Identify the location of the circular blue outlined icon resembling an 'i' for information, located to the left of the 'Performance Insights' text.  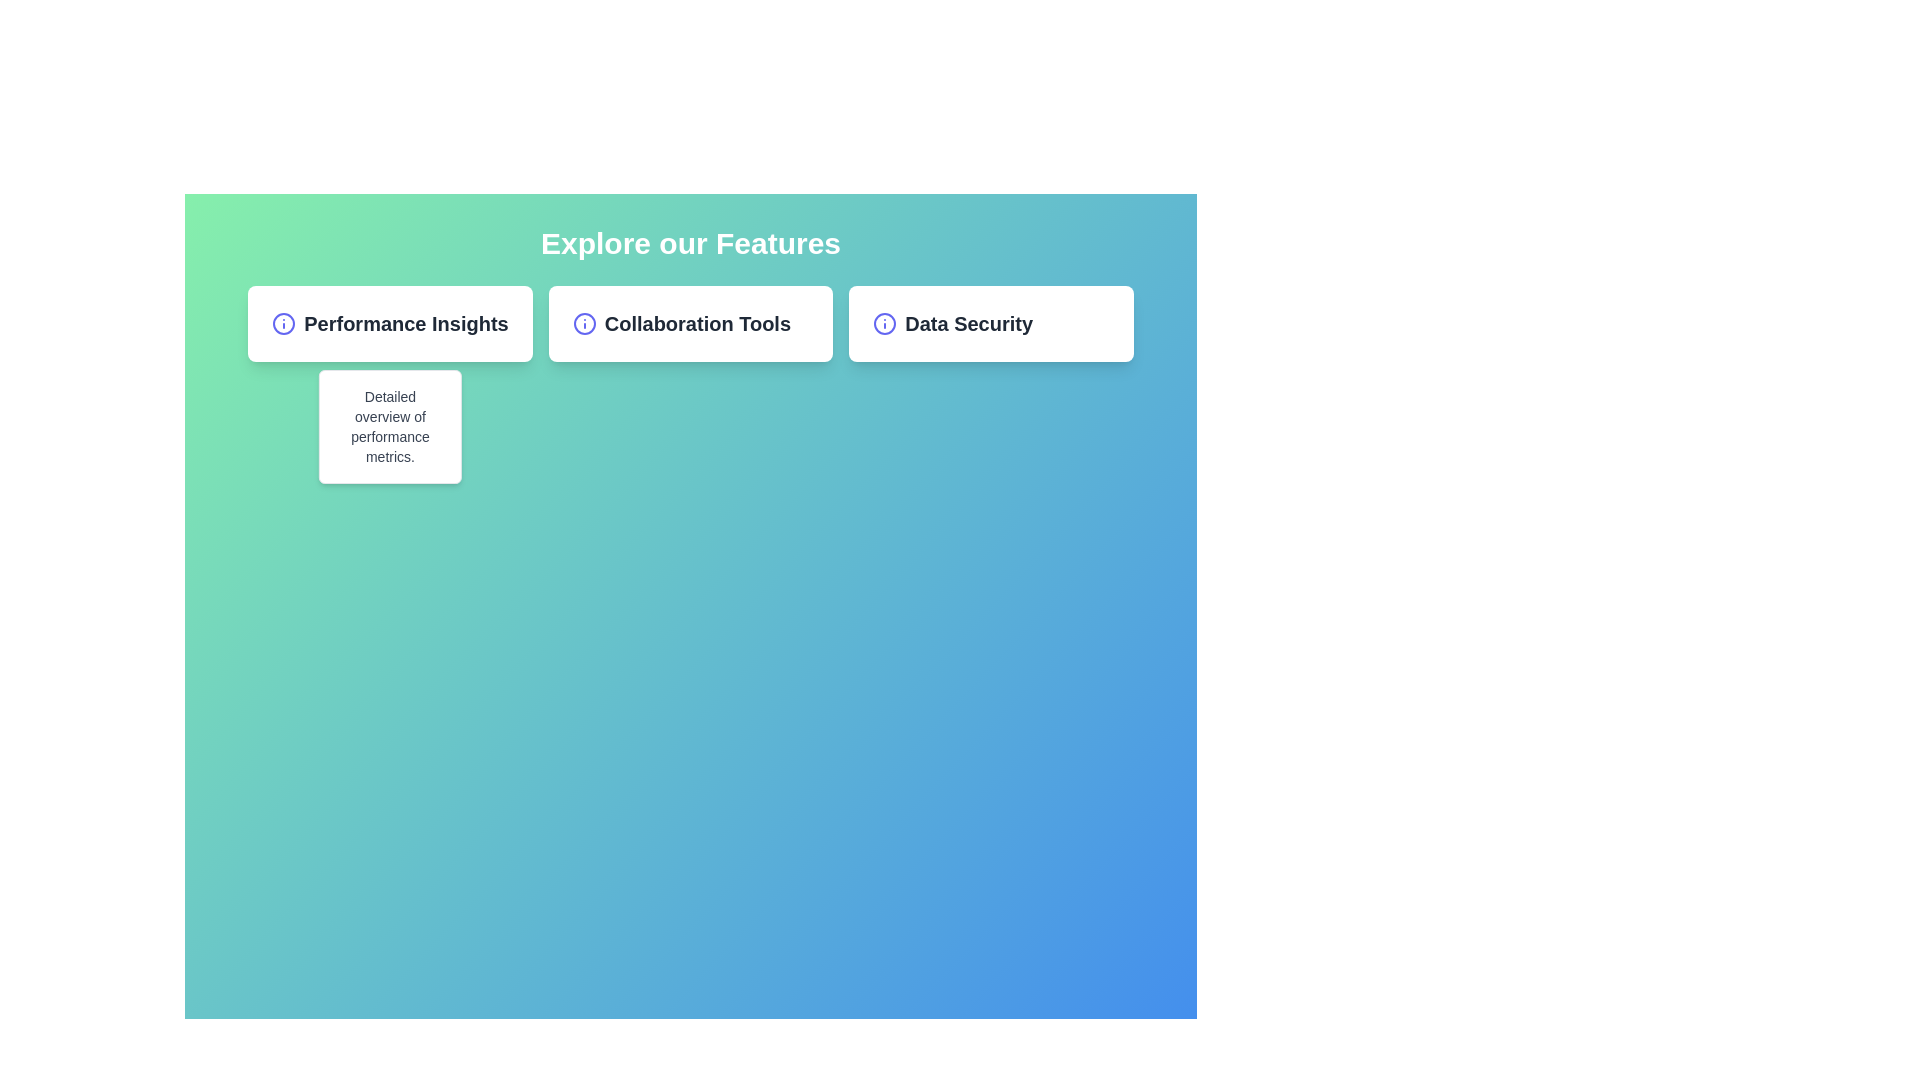
(282, 323).